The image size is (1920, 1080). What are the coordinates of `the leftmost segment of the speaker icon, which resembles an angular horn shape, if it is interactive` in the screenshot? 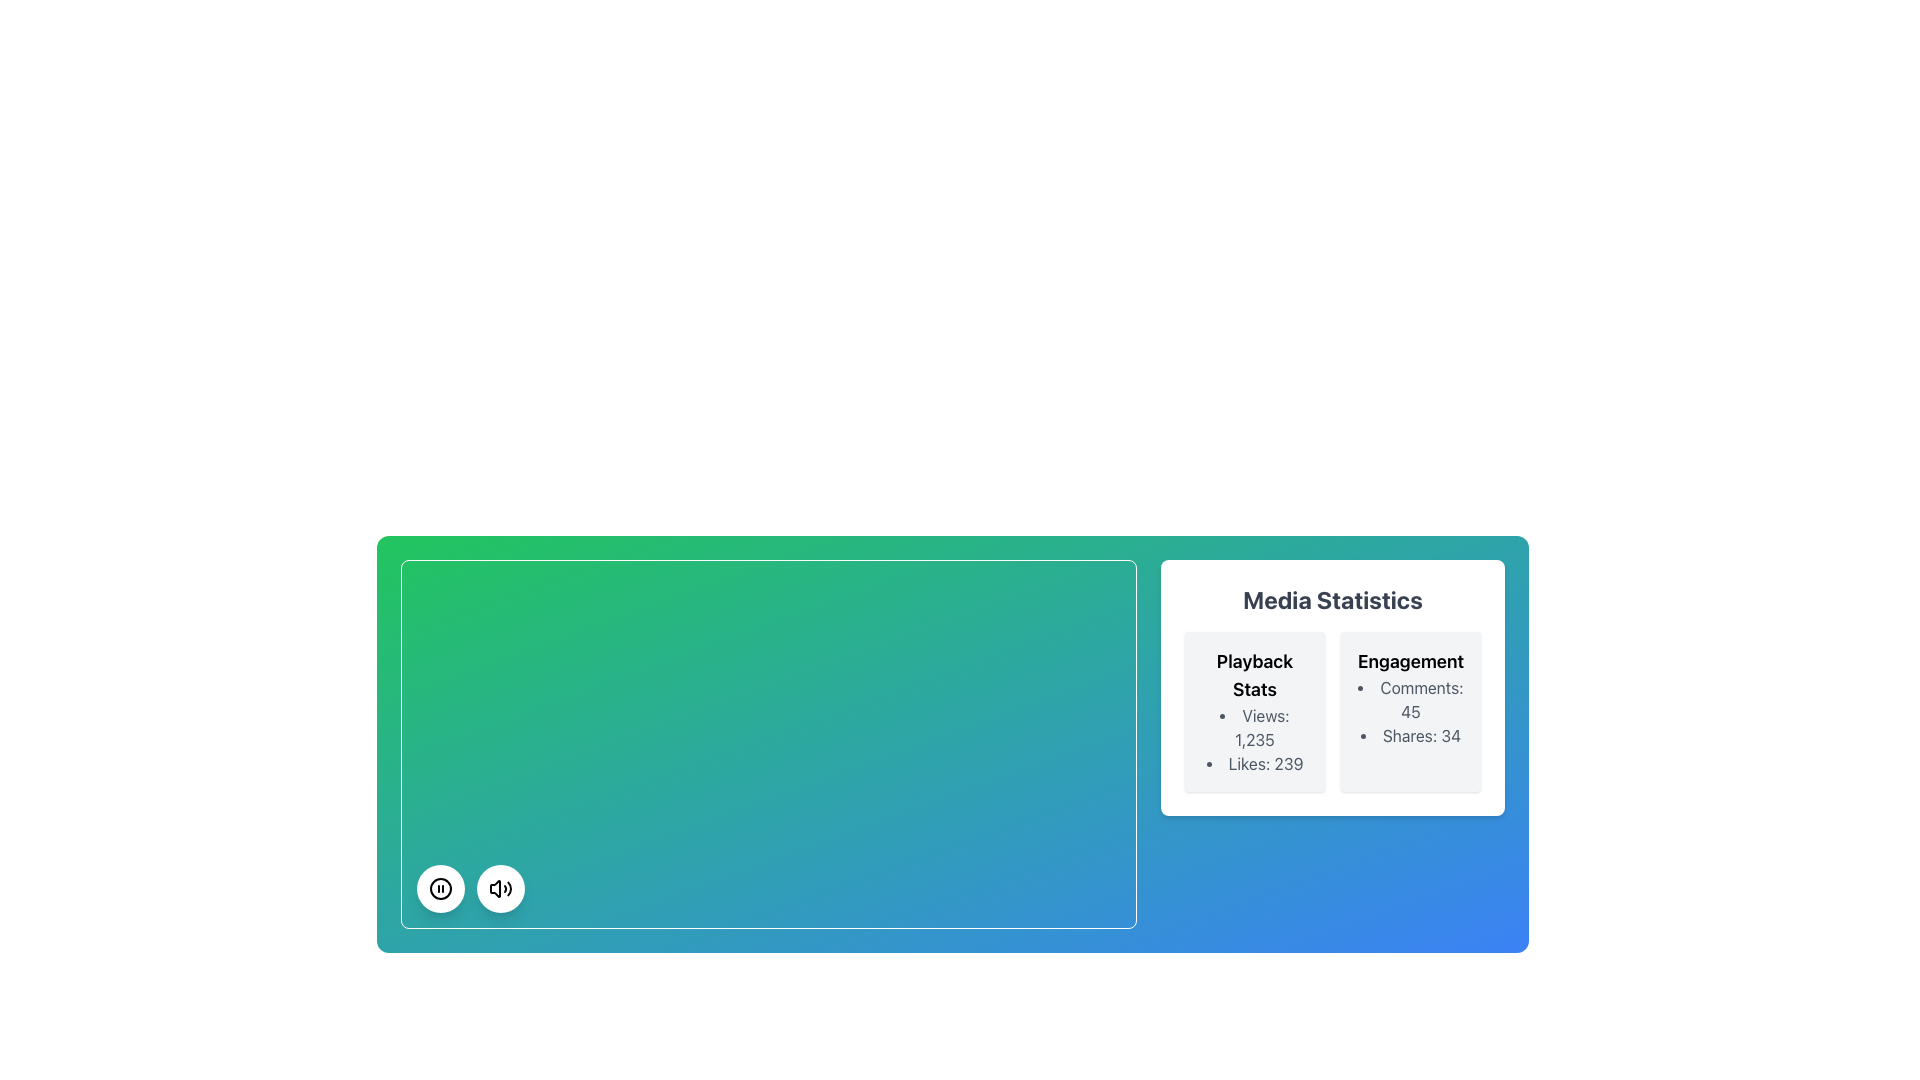 It's located at (495, 887).